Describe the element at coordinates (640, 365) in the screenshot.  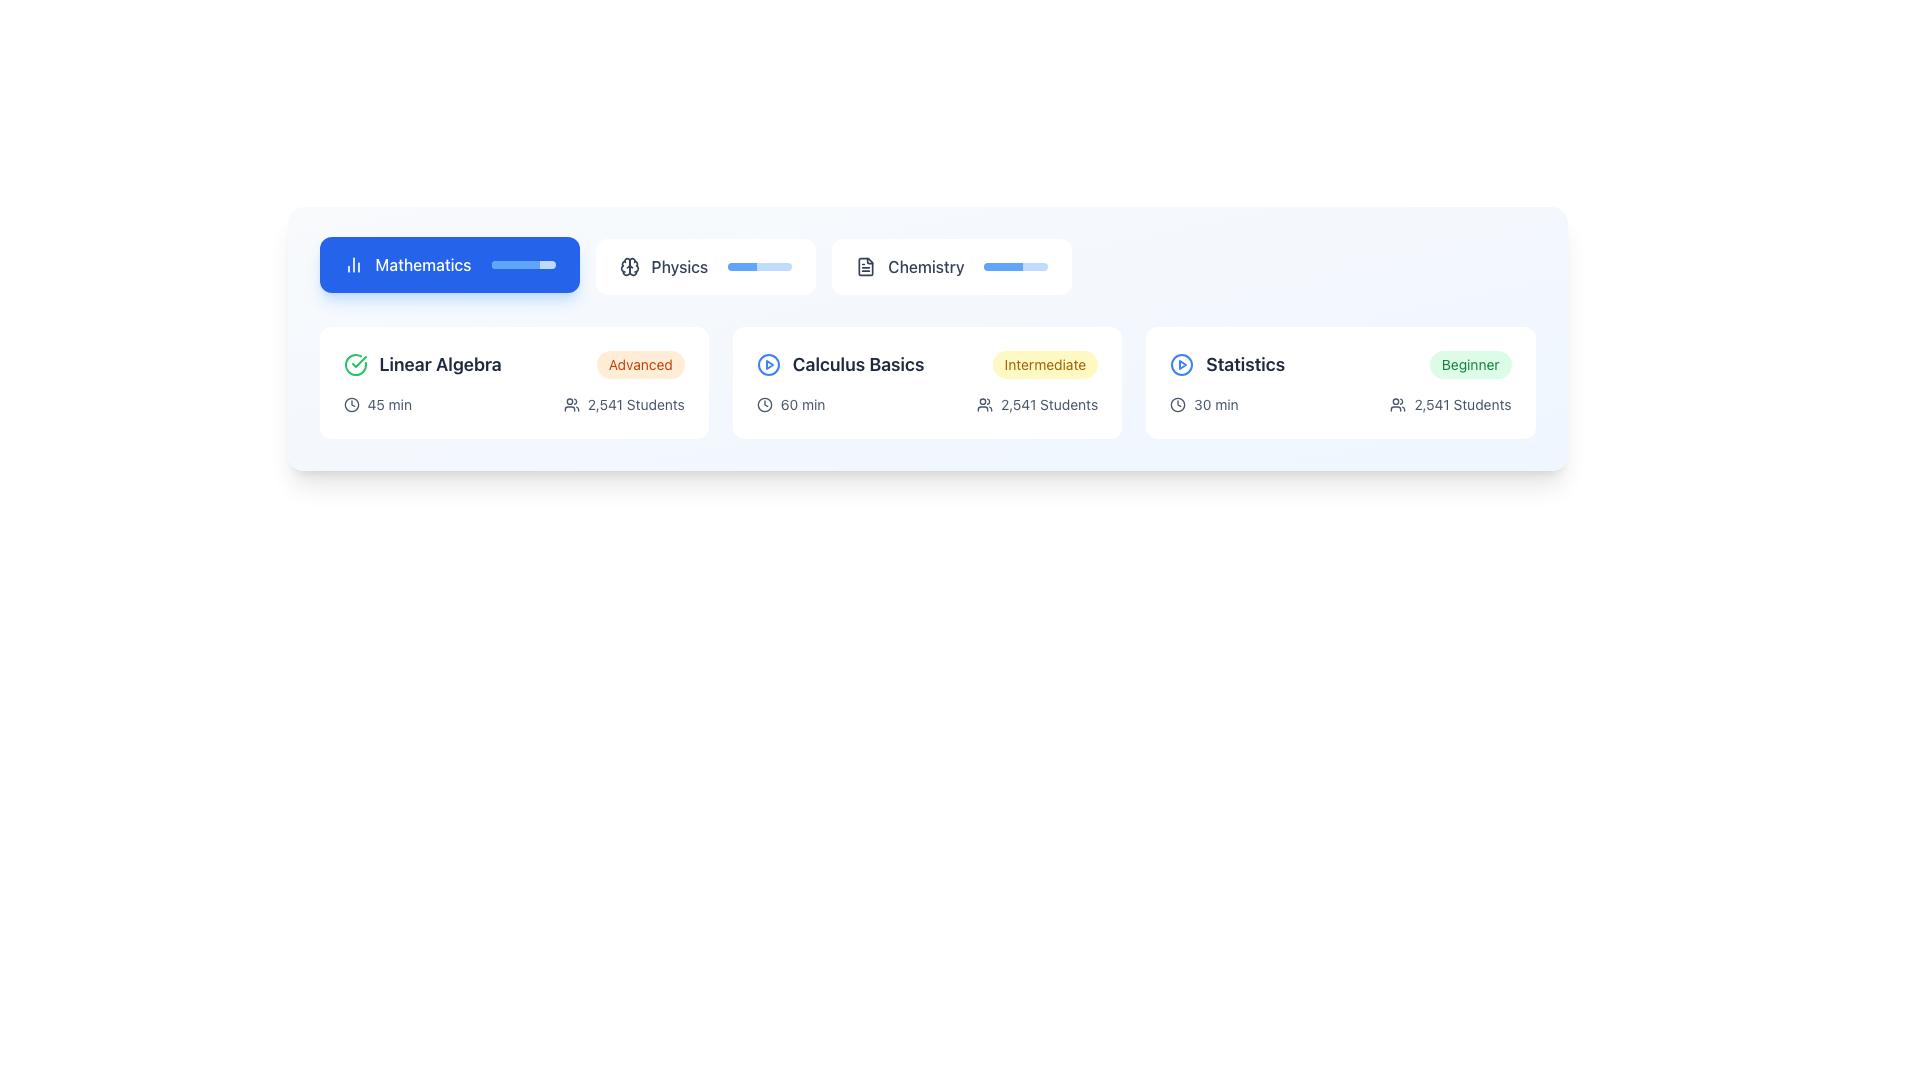
I see `the difficulty or progress indicator badge for the 'Linear Algebra' course, which is located on the right side of the course module, aligned with the course title` at that location.